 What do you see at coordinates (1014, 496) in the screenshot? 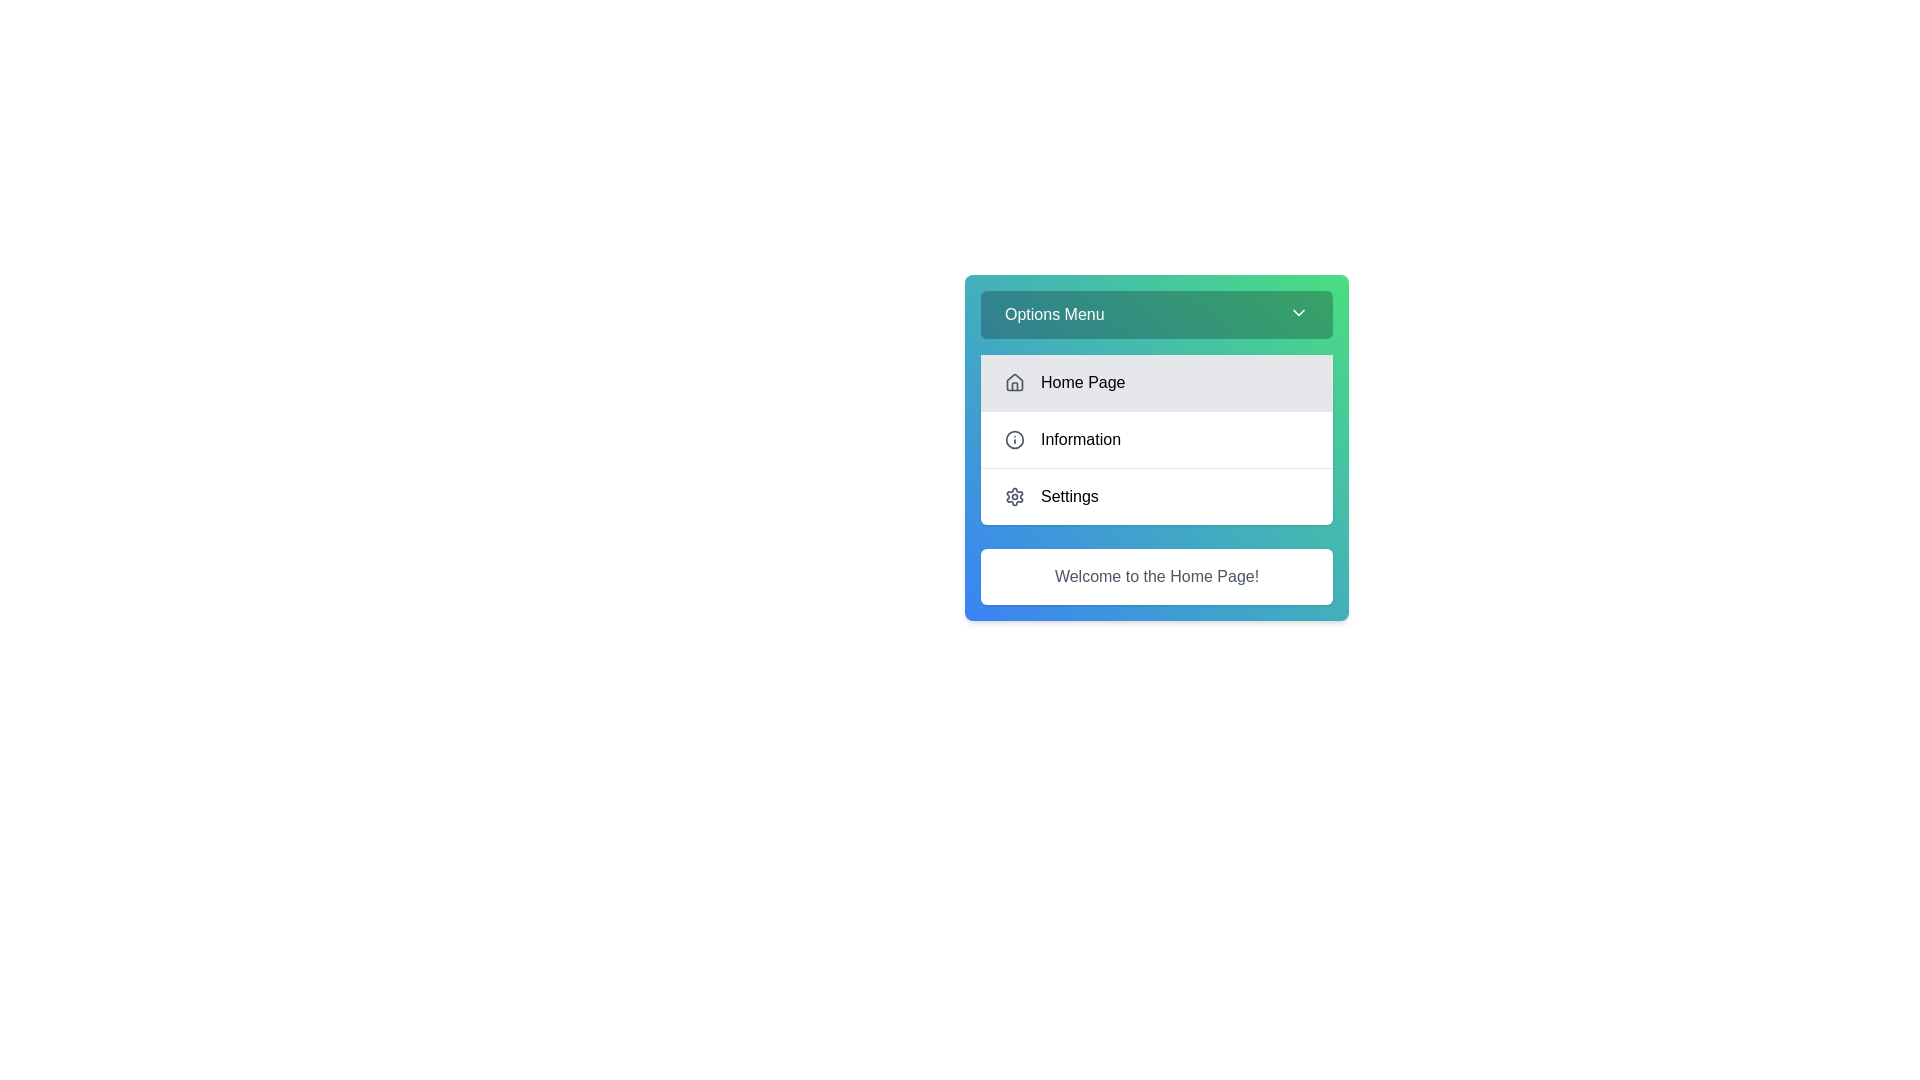
I see `the cog icon representing settings` at bounding box center [1014, 496].